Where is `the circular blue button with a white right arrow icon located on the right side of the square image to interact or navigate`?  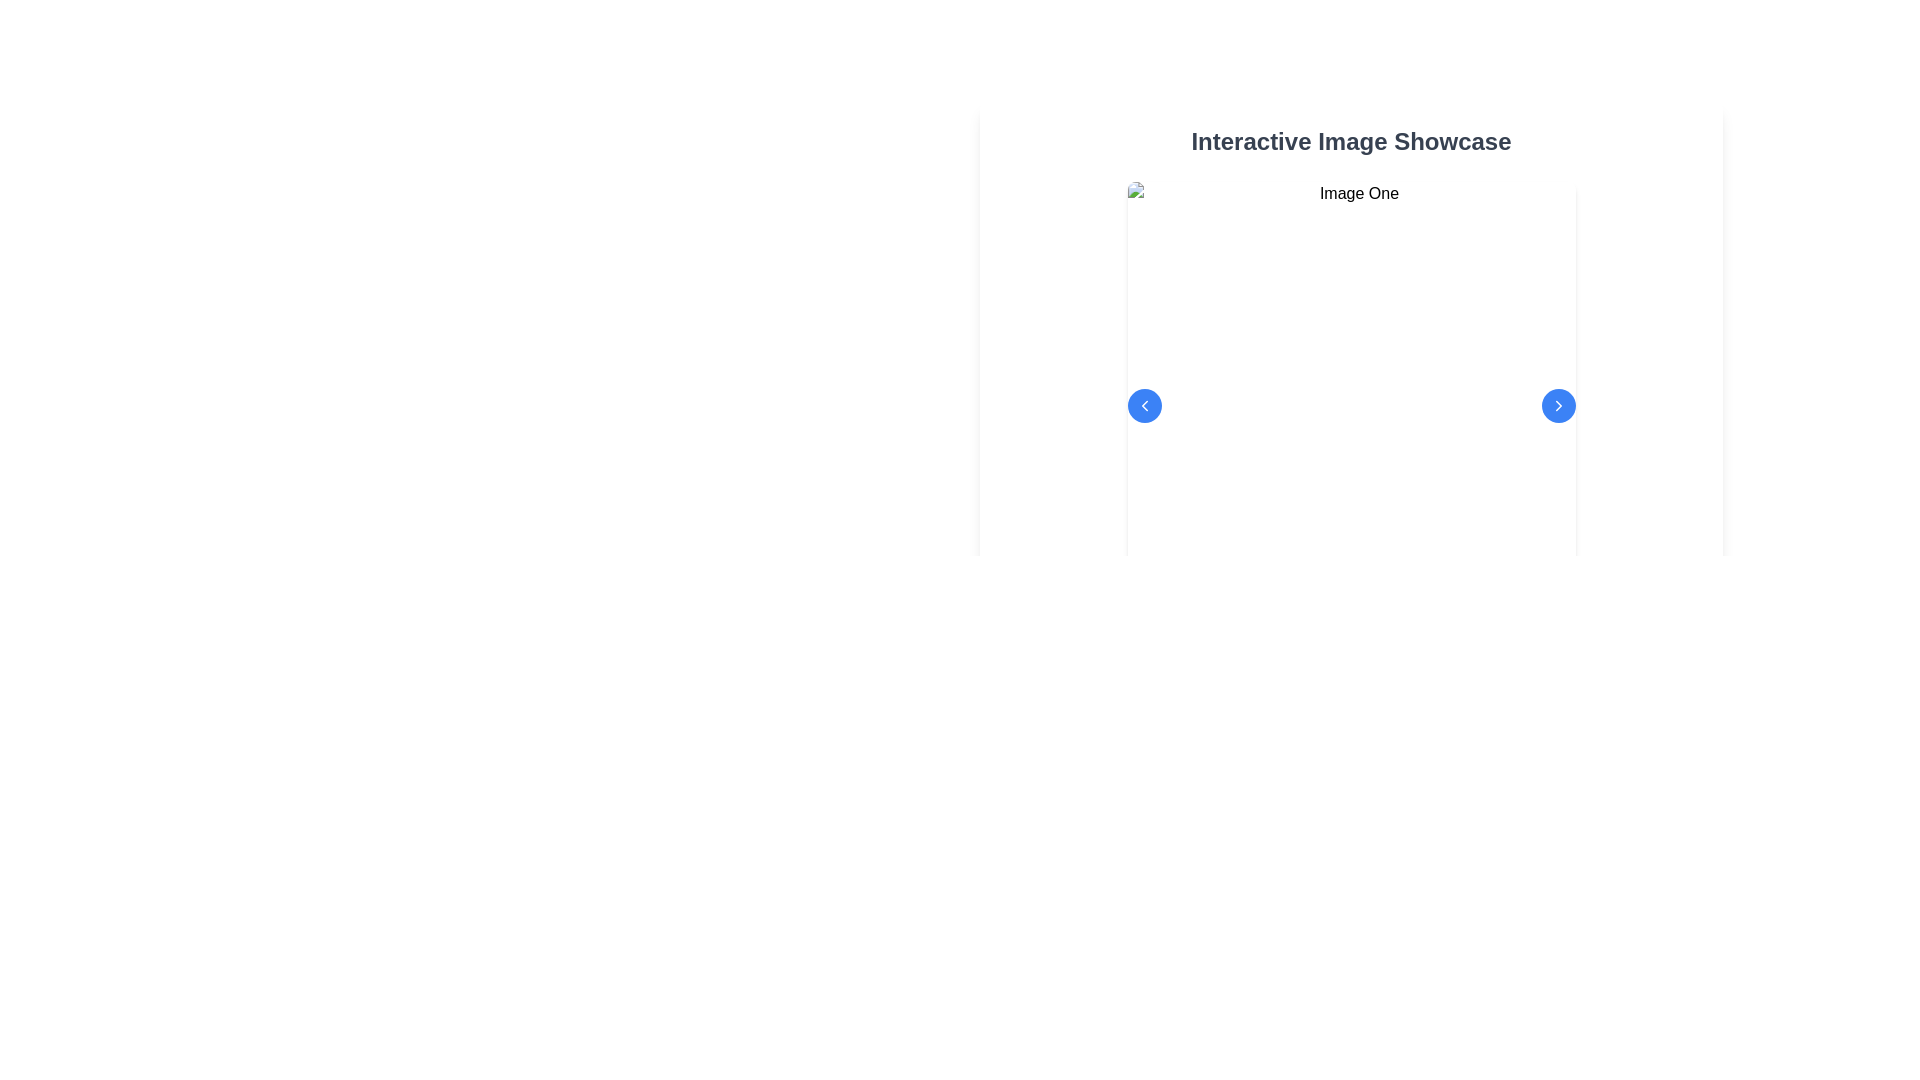
the circular blue button with a white right arrow icon located on the right side of the square image to interact or navigate is located at coordinates (1557, 405).